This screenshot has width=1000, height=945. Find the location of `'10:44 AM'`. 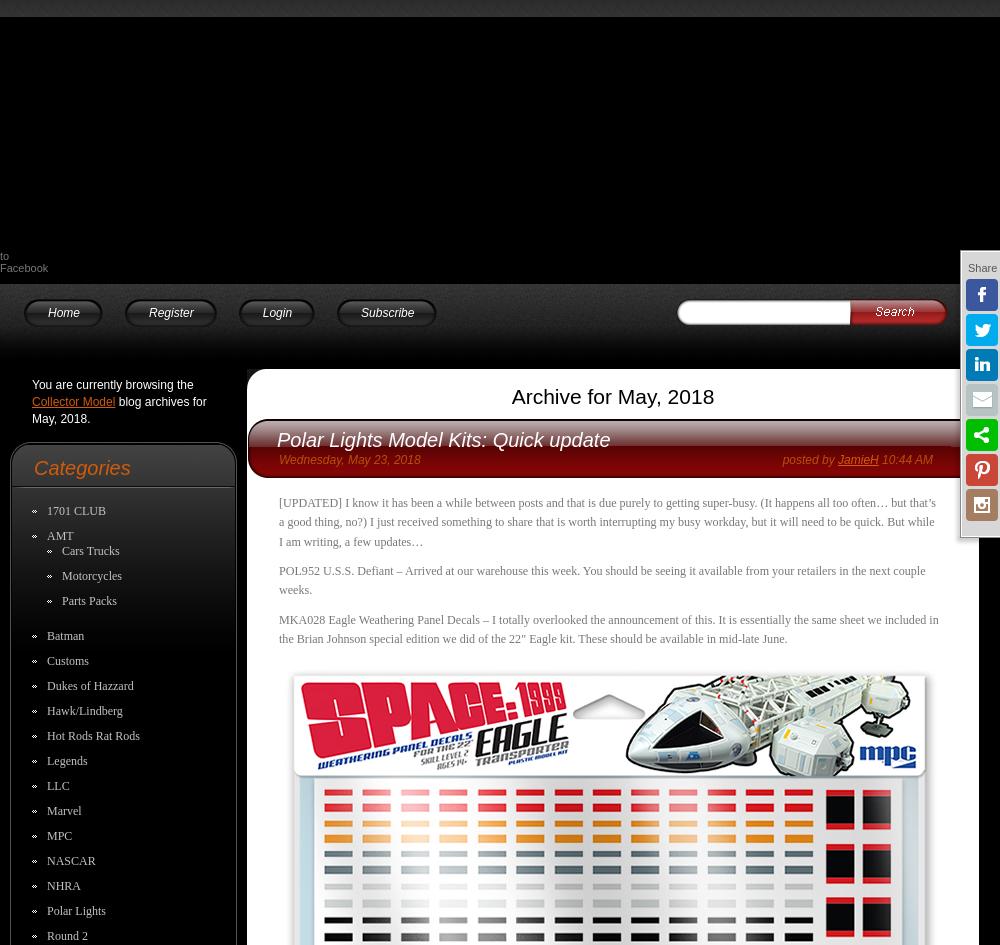

'10:44 AM' is located at coordinates (905, 460).